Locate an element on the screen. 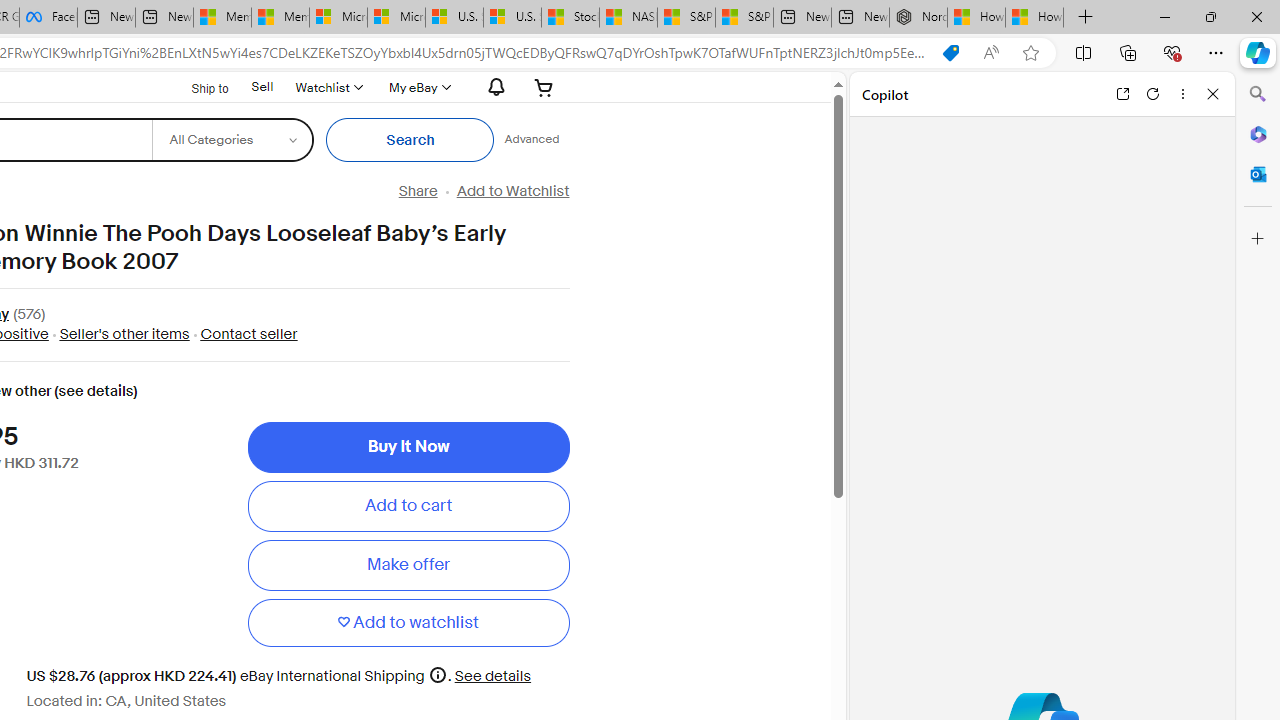  'Open link in new tab' is located at coordinates (1122, 93).